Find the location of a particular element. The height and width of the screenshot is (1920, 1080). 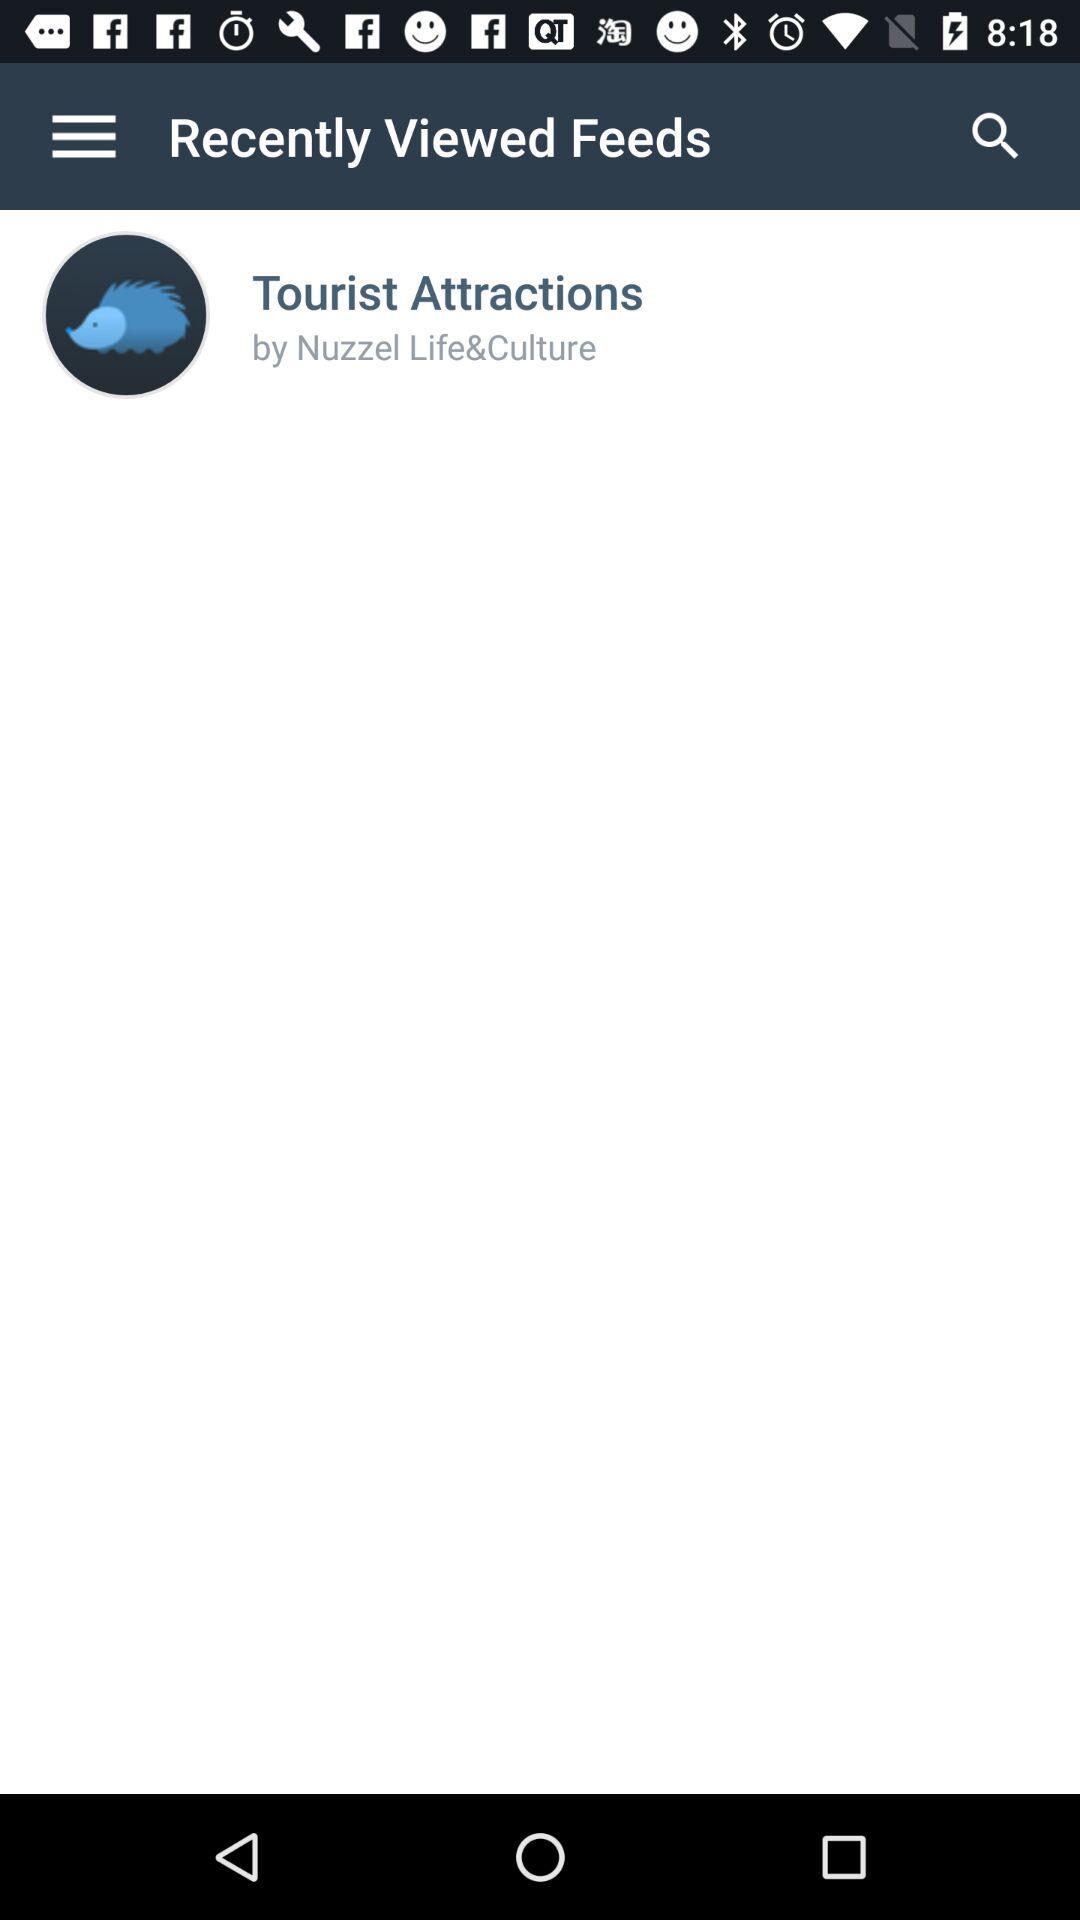

icon to the right of the recently viewed feeds is located at coordinates (995, 135).